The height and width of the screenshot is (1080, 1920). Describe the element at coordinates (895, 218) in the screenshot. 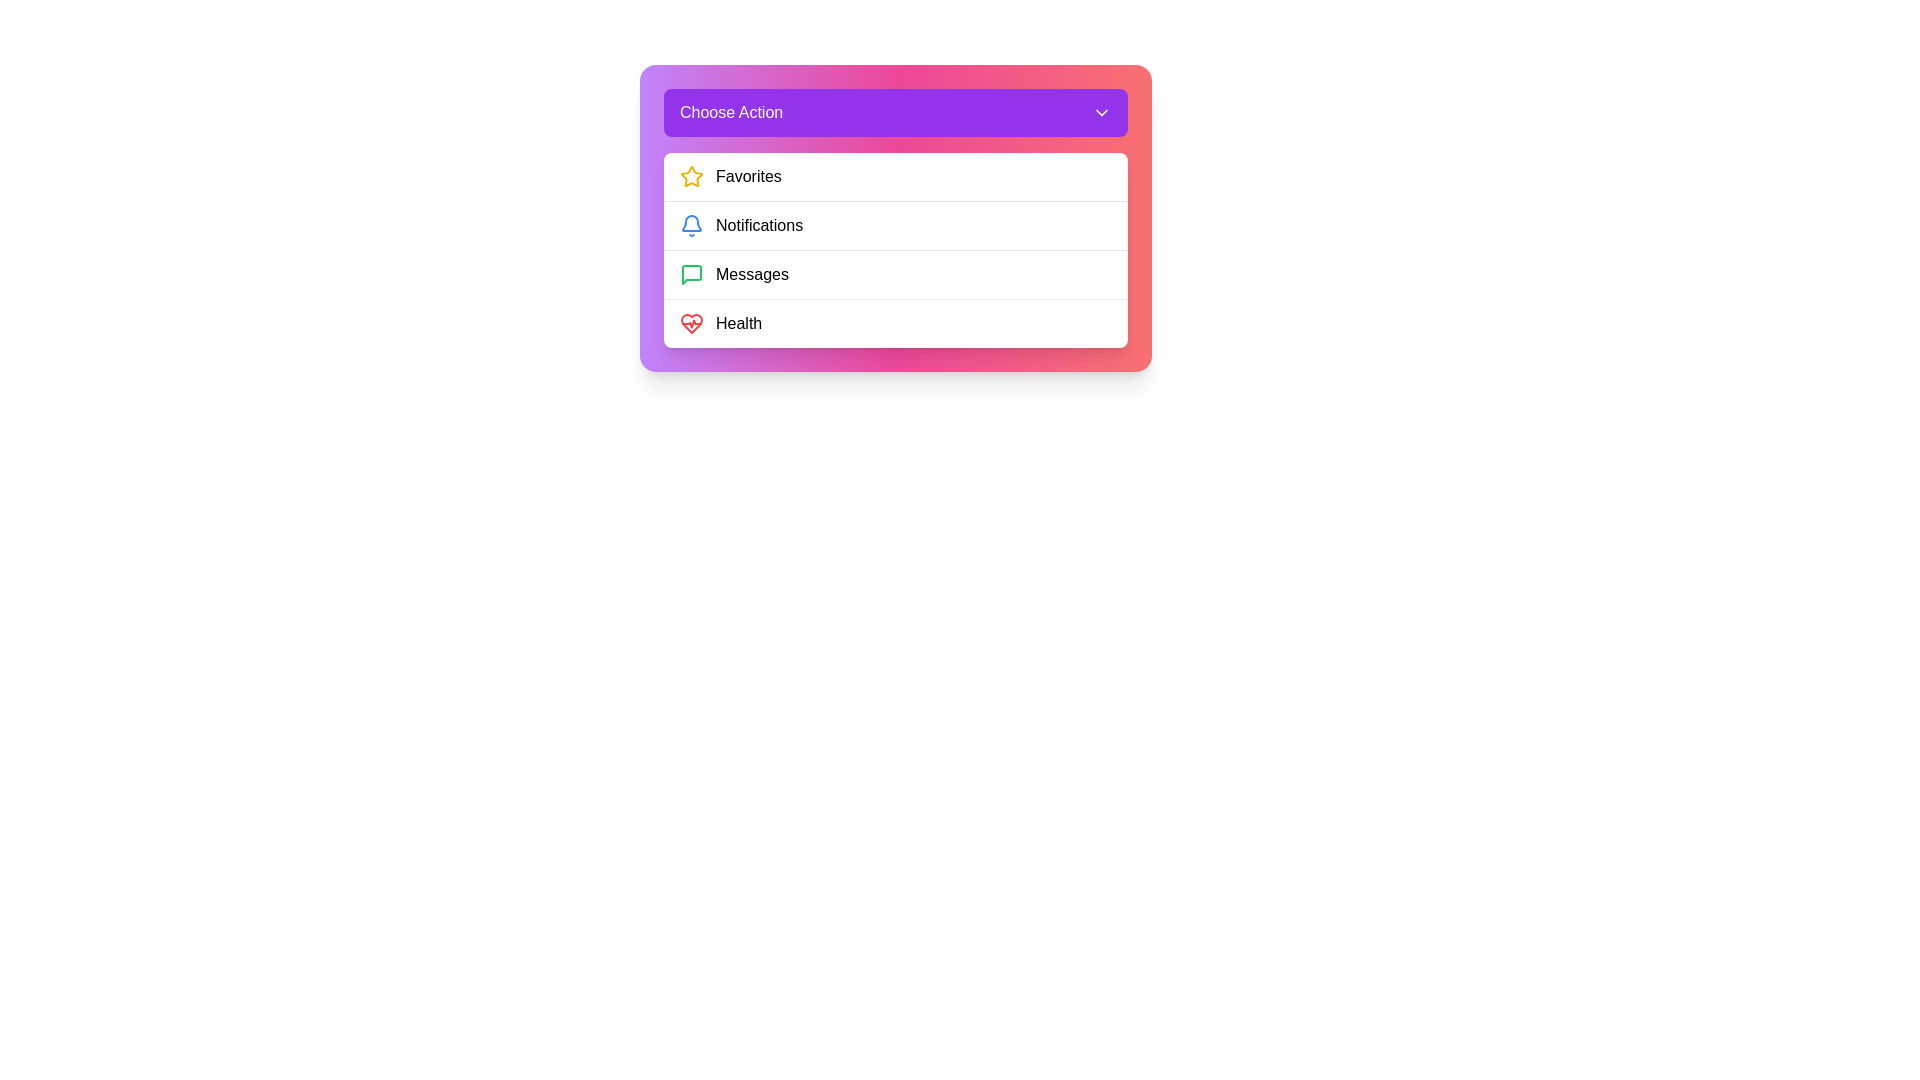

I see `the second list item labeled 'Notifications'` at that location.